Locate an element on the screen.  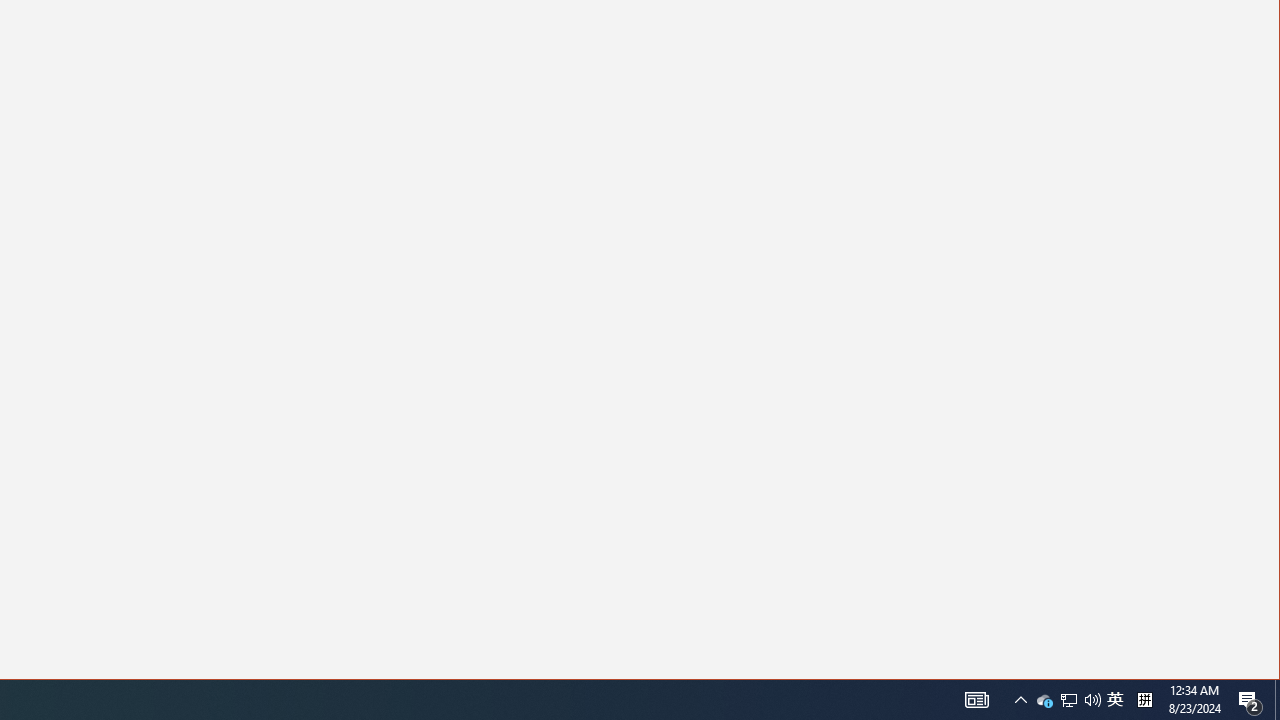
'Notification Chevron' is located at coordinates (1067, 698).